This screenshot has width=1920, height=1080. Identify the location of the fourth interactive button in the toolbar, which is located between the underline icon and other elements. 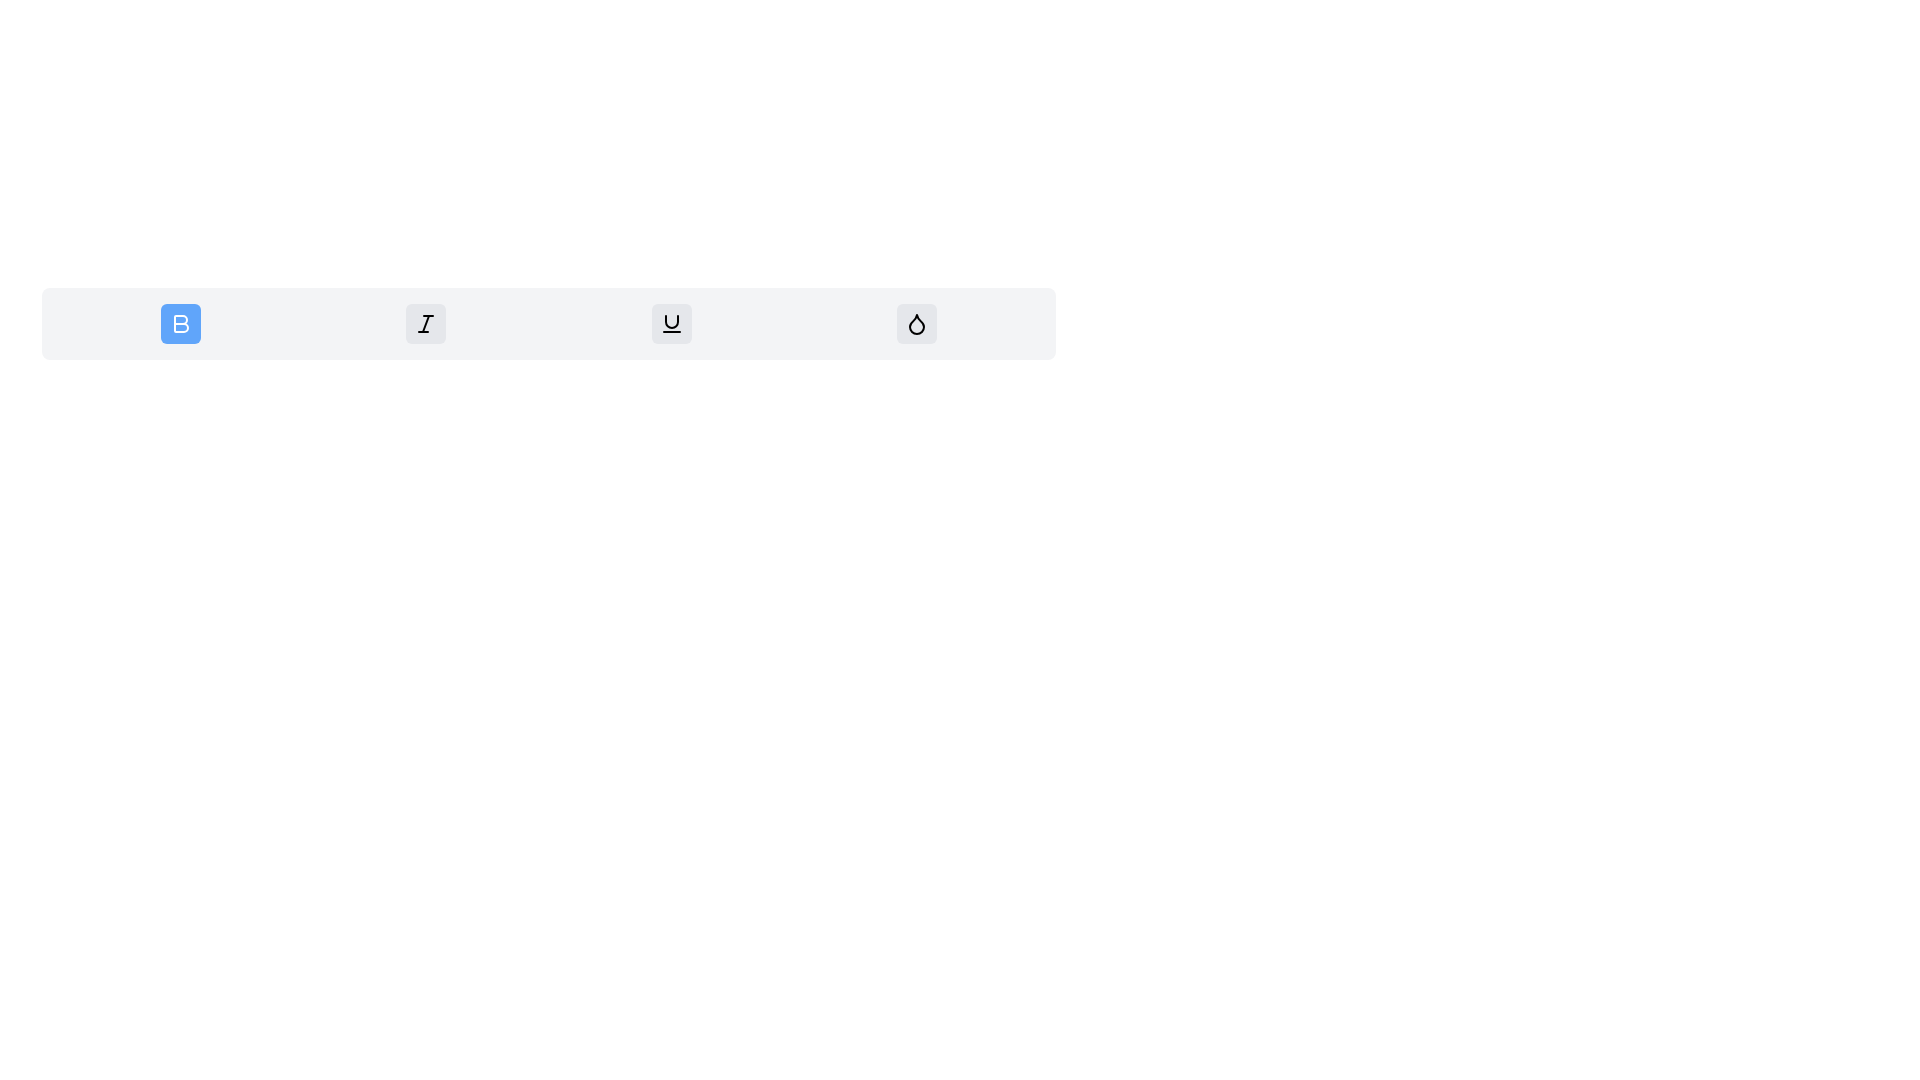
(916, 323).